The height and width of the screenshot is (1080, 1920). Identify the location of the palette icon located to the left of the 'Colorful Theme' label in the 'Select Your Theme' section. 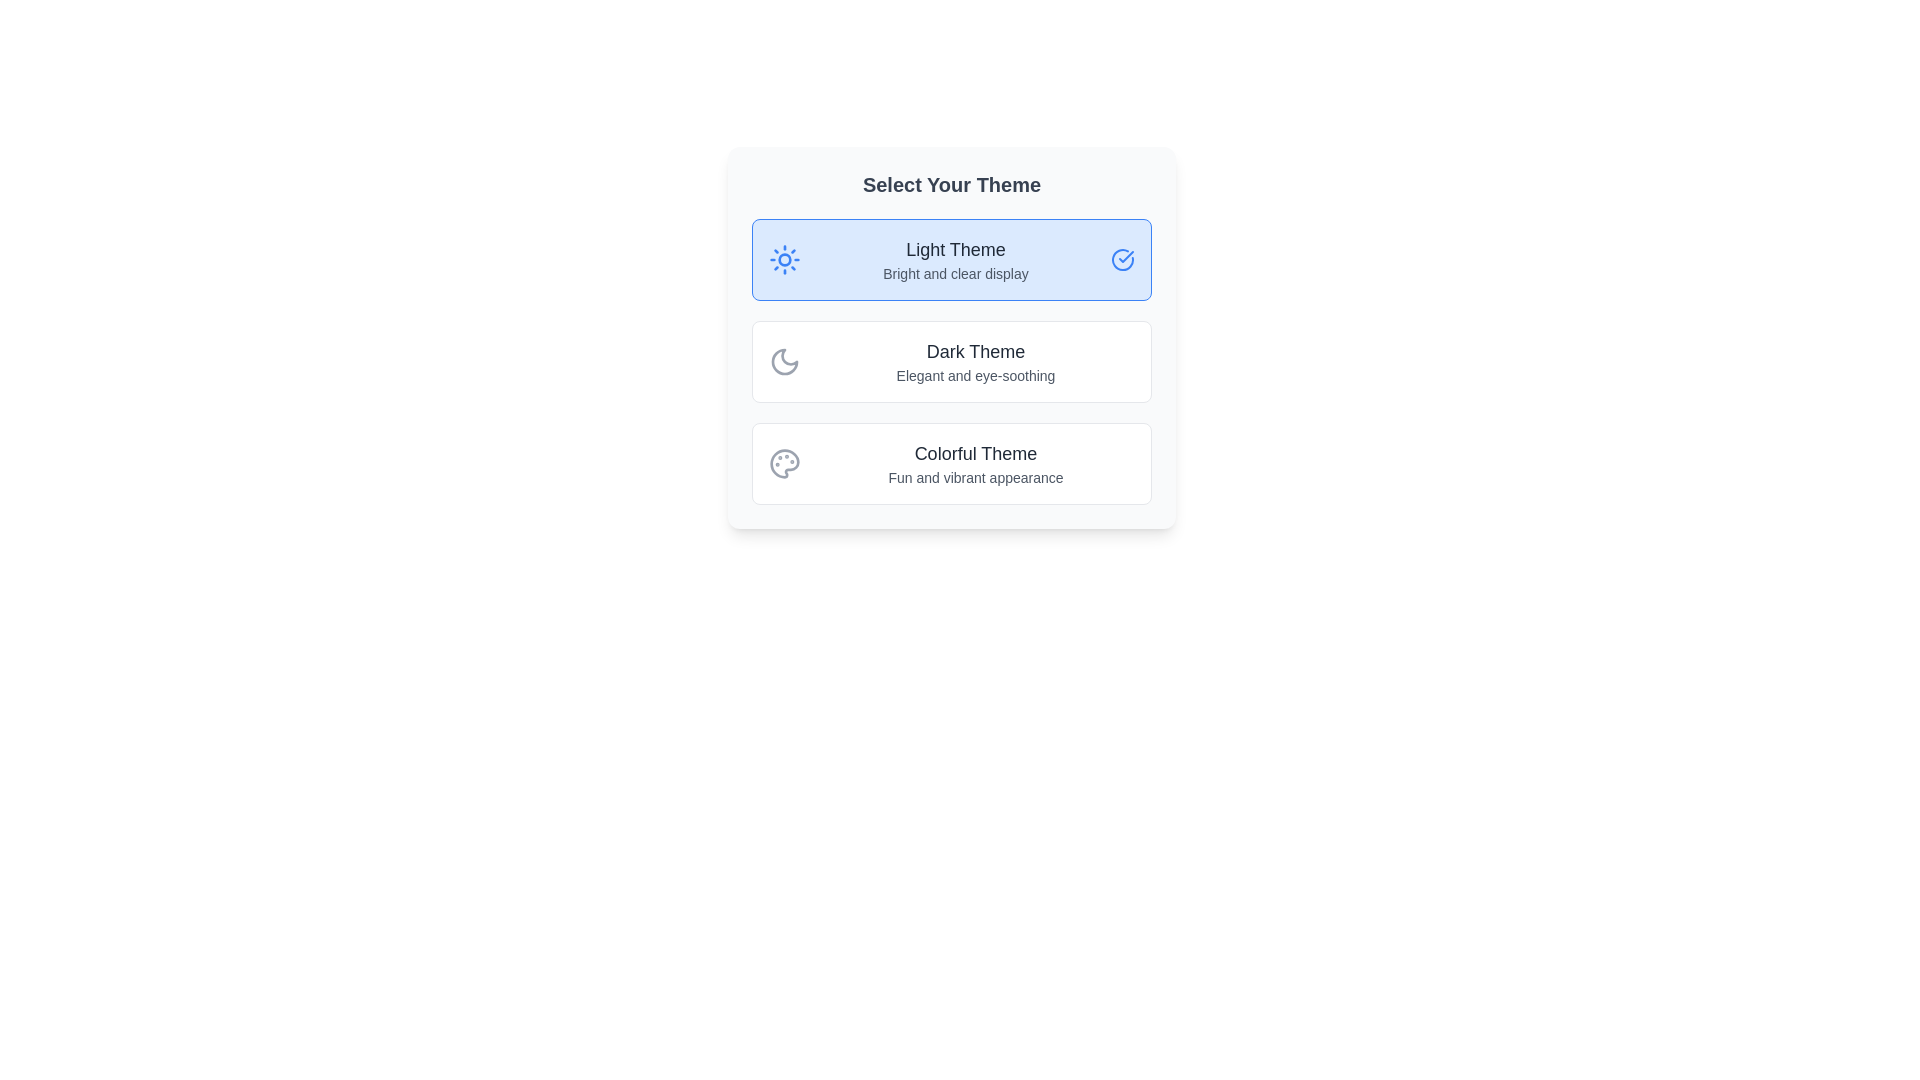
(784, 463).